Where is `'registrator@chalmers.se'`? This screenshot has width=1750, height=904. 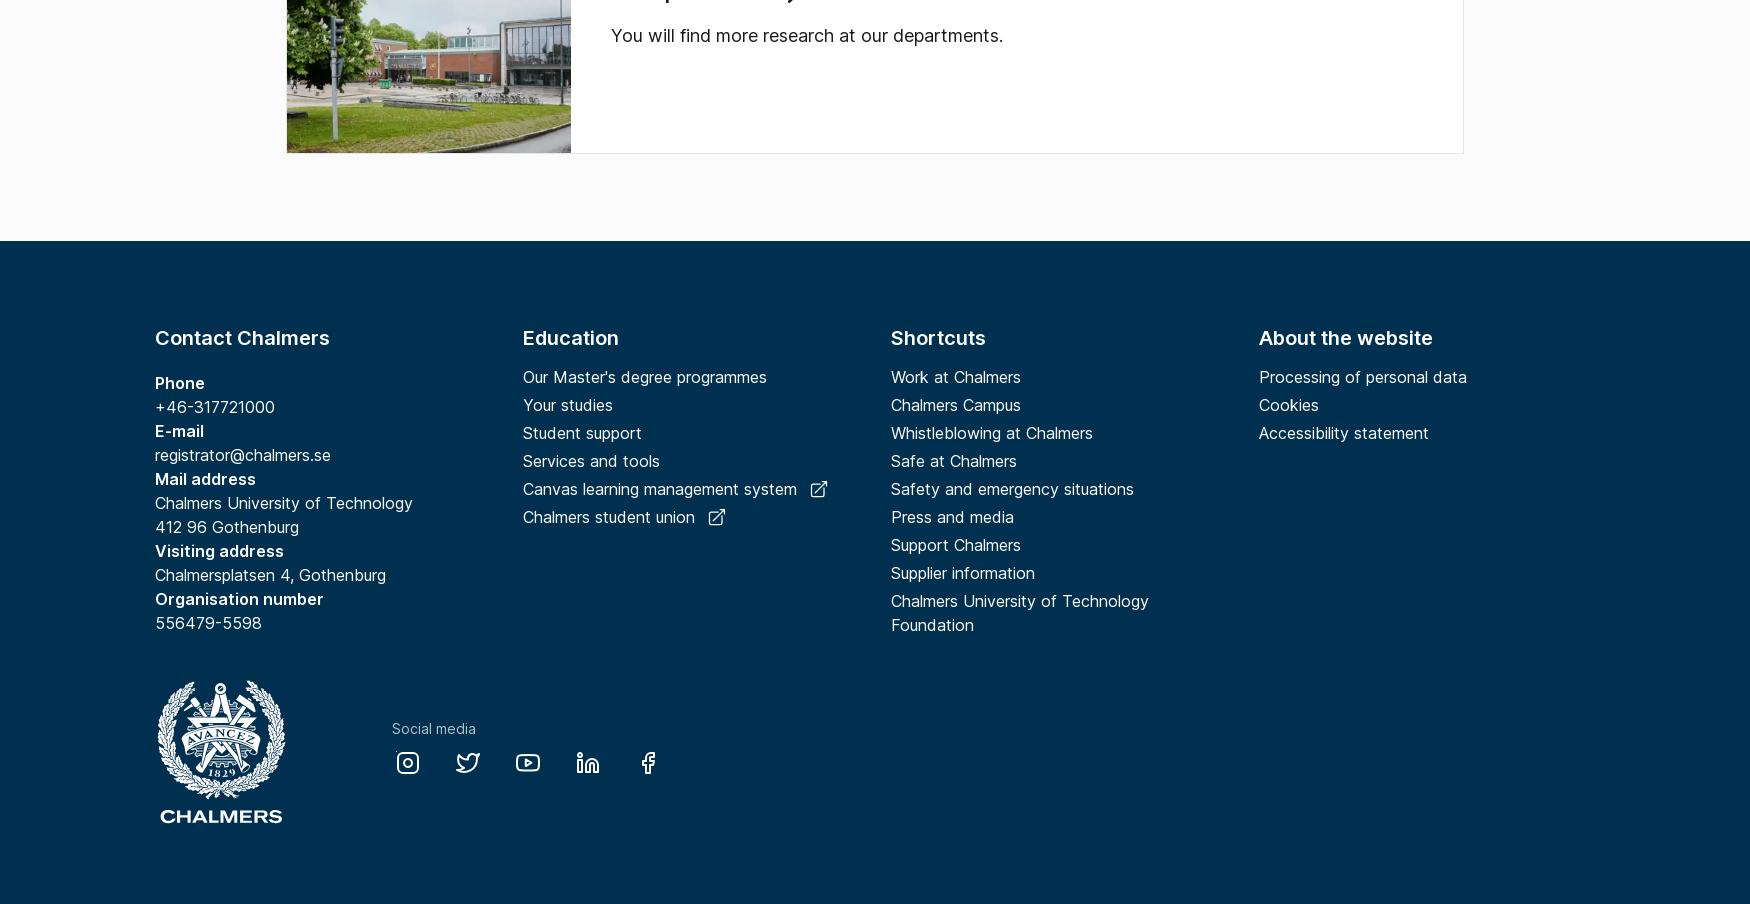
'registrator@chalmers.se' is located at coordinates (154, 453).